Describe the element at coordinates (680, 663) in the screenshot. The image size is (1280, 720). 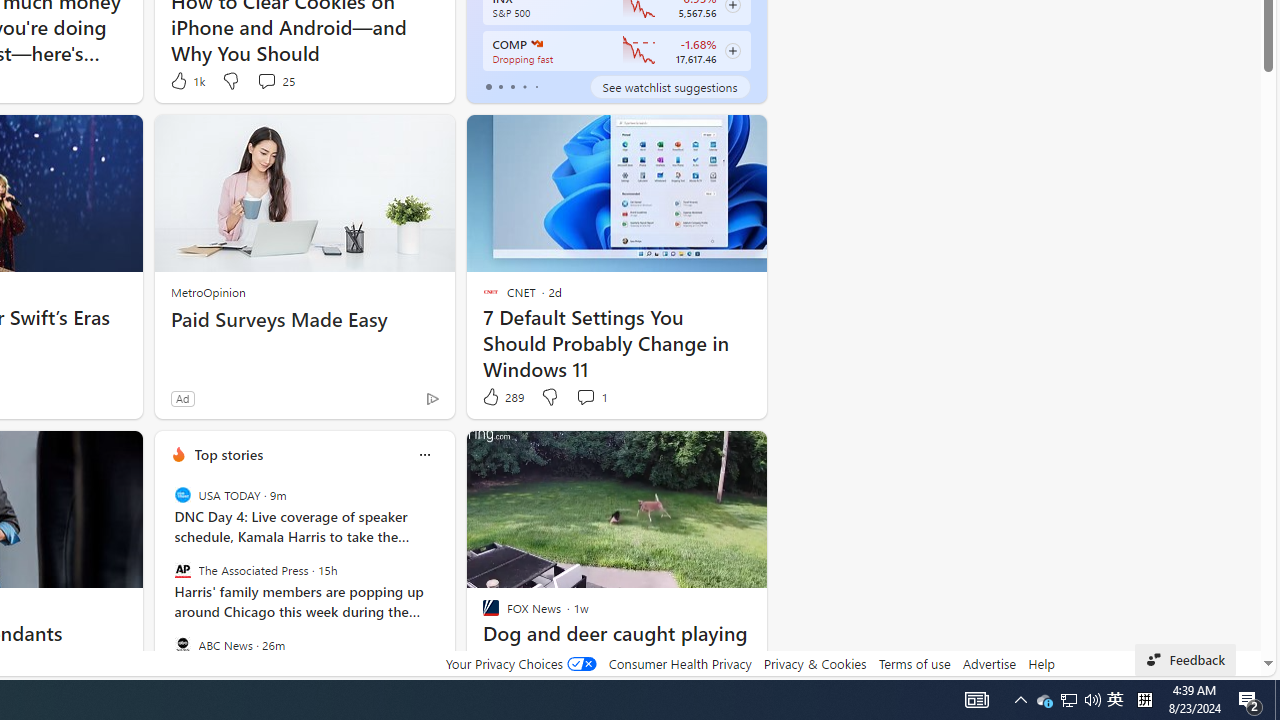
I see `'Consumer Health Privacy'` at that location.